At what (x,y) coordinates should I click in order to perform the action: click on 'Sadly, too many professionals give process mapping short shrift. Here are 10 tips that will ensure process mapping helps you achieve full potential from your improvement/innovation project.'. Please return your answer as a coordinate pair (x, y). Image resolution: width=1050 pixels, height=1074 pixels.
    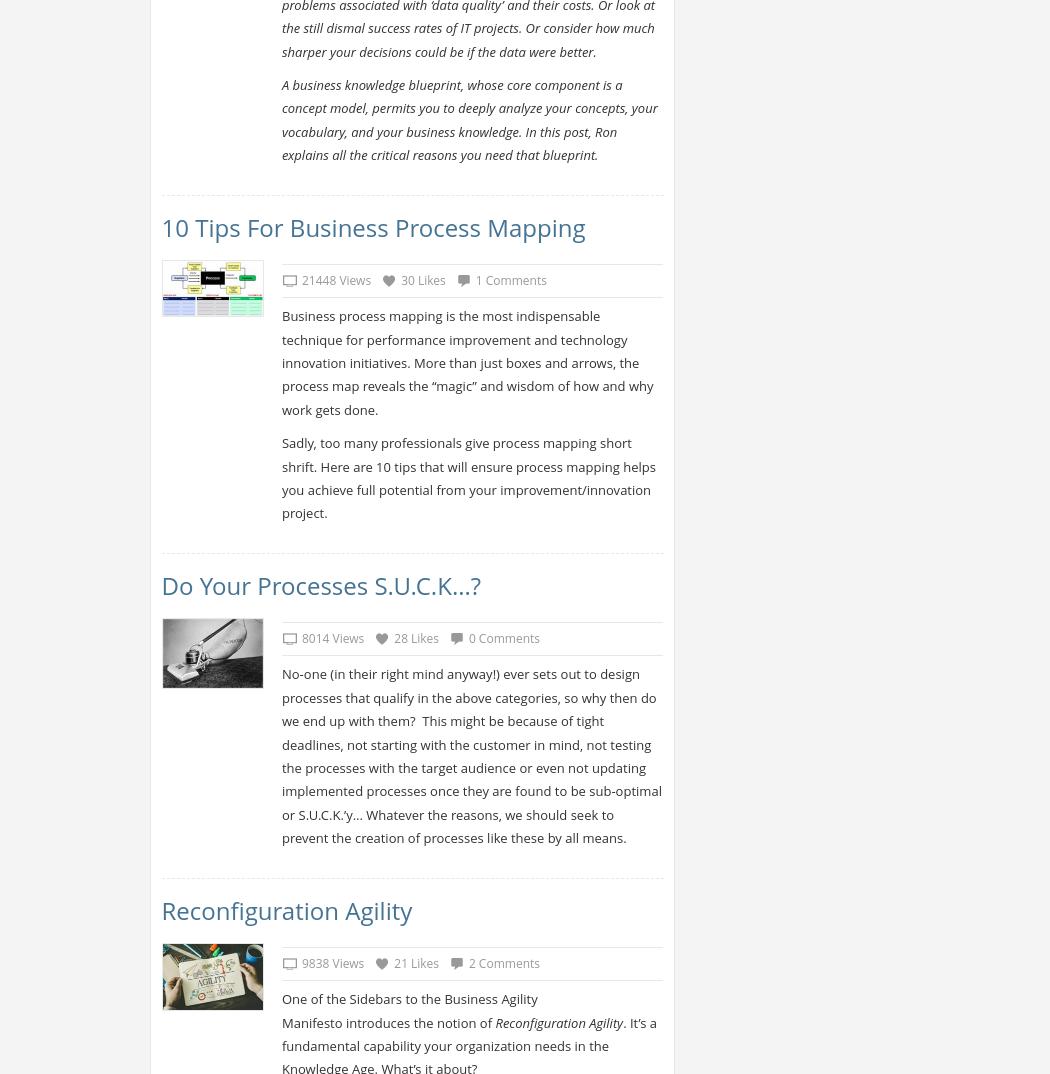
    Looking at the image, I should click on (467, 477).